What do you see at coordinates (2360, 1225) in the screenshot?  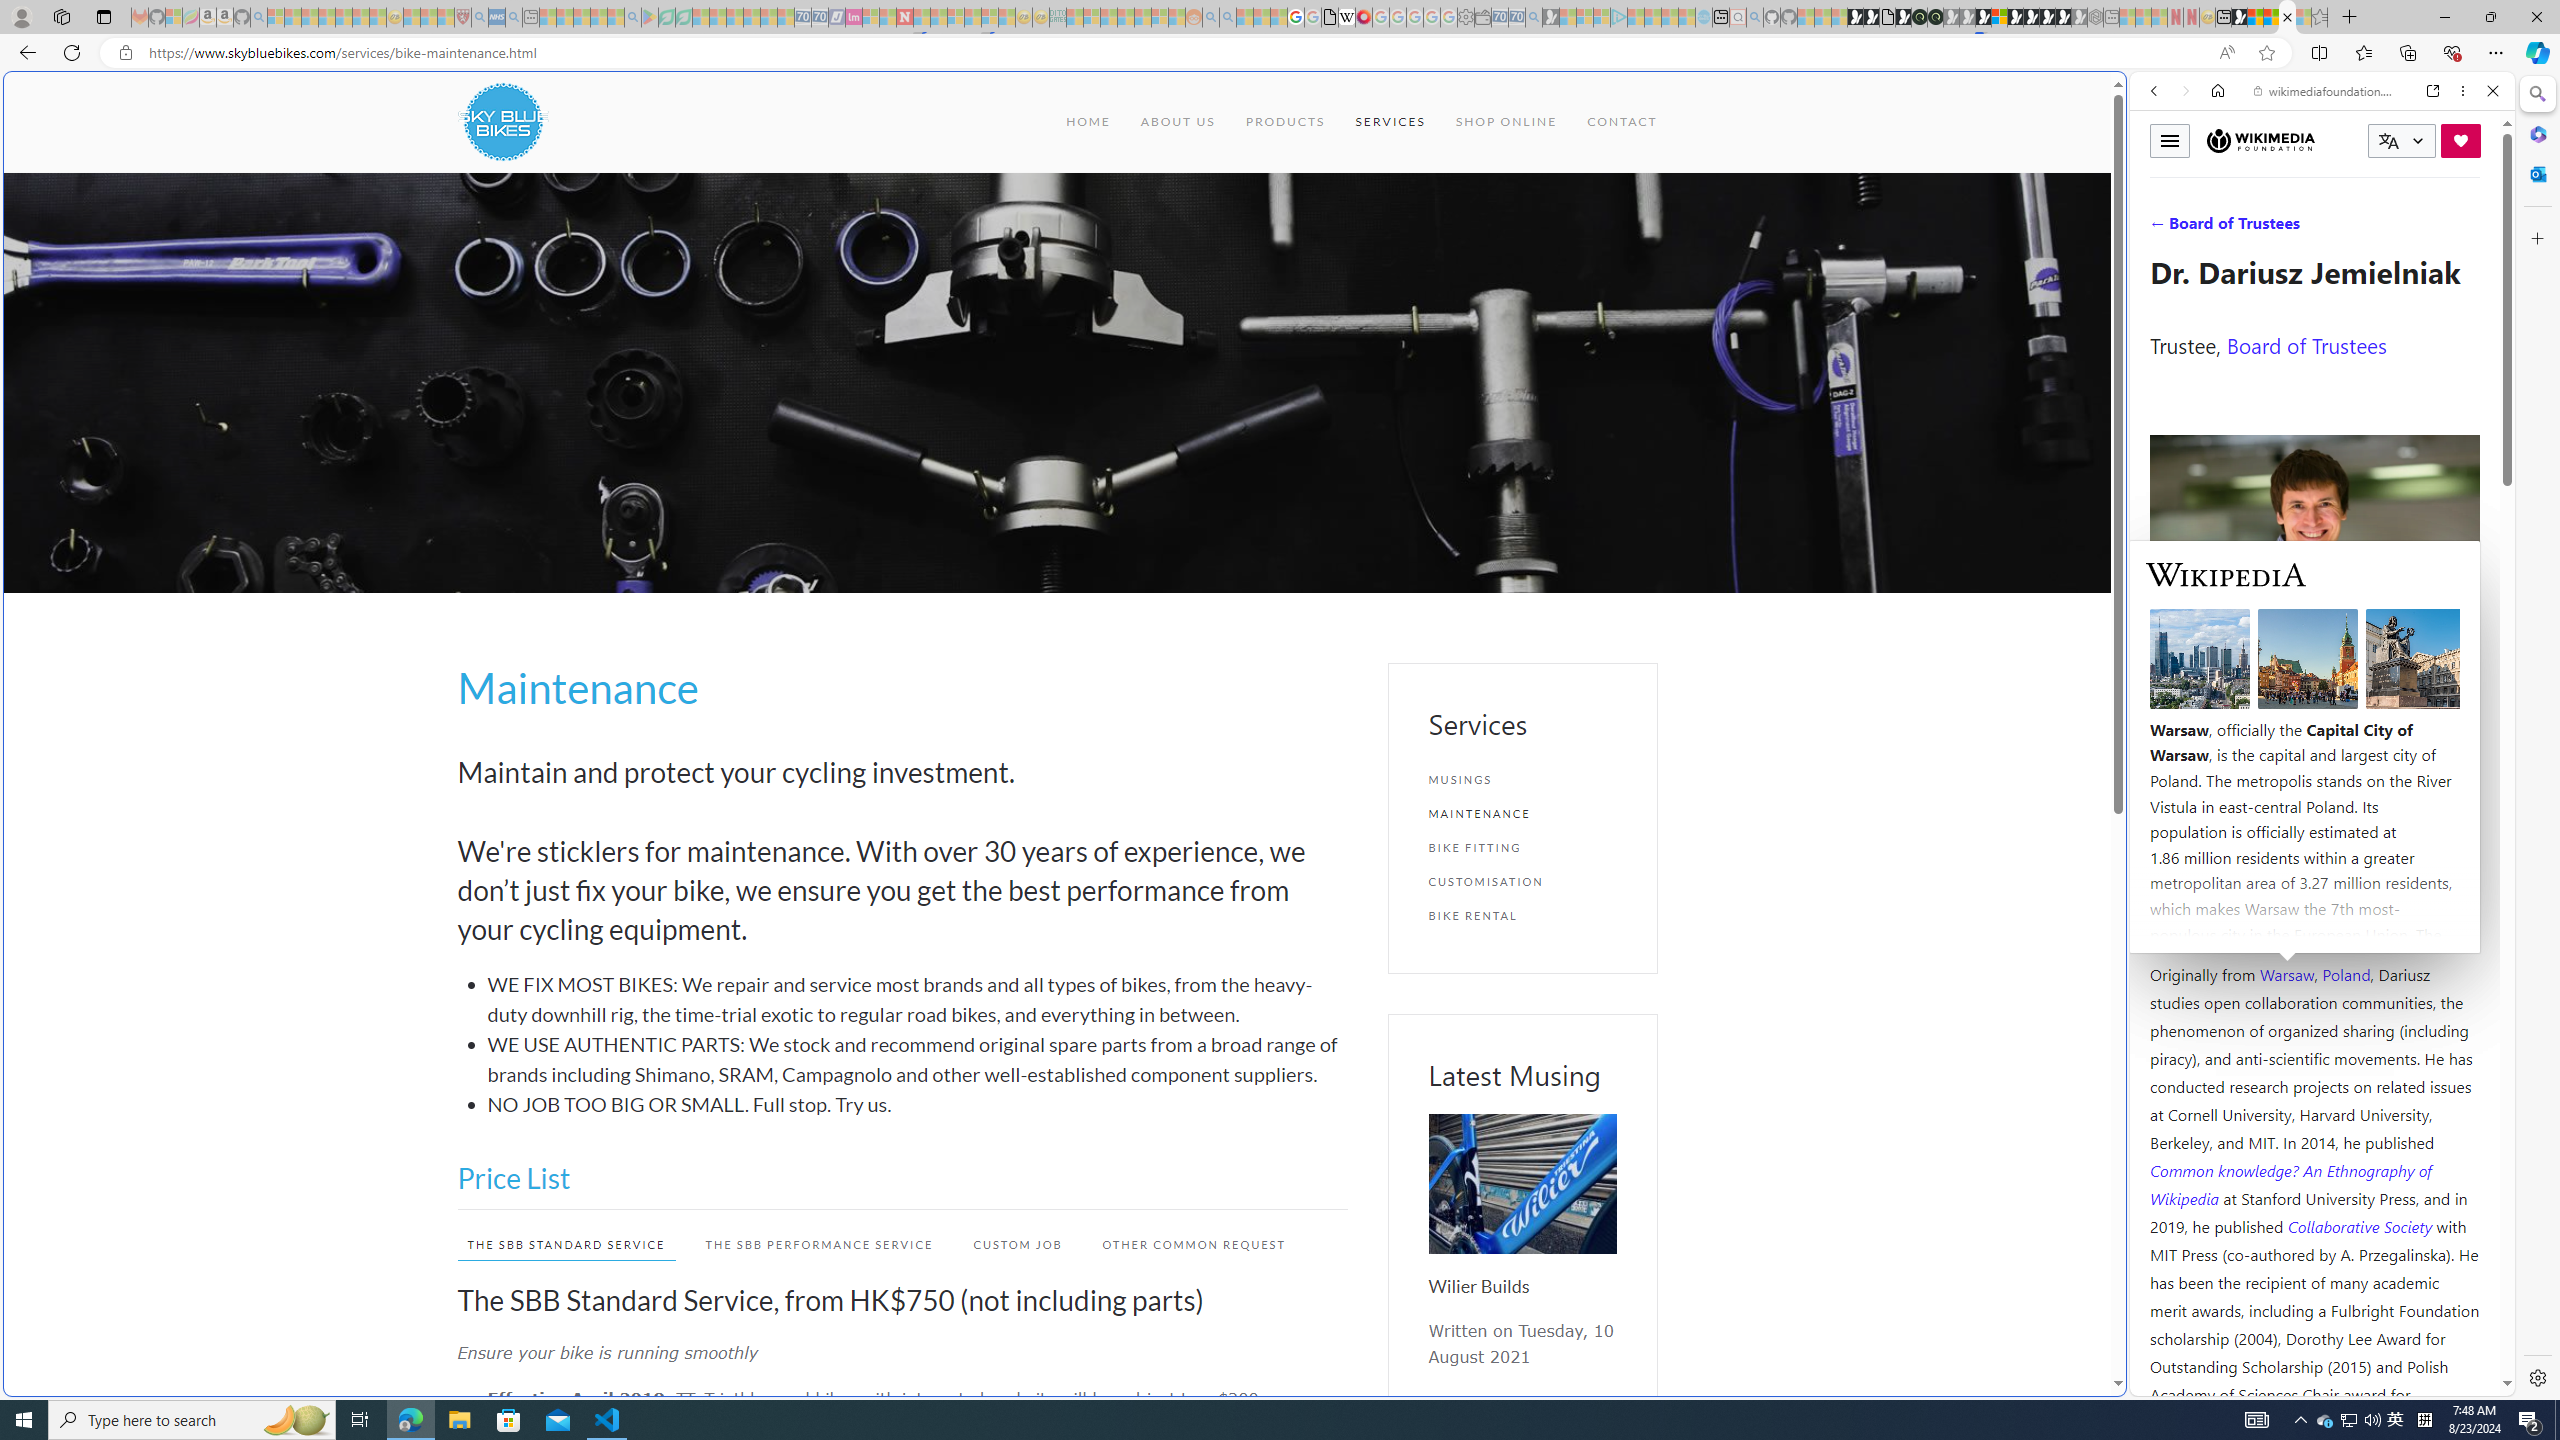 I see `'Collaborative Society '` at bounding box center [2360, 1225].